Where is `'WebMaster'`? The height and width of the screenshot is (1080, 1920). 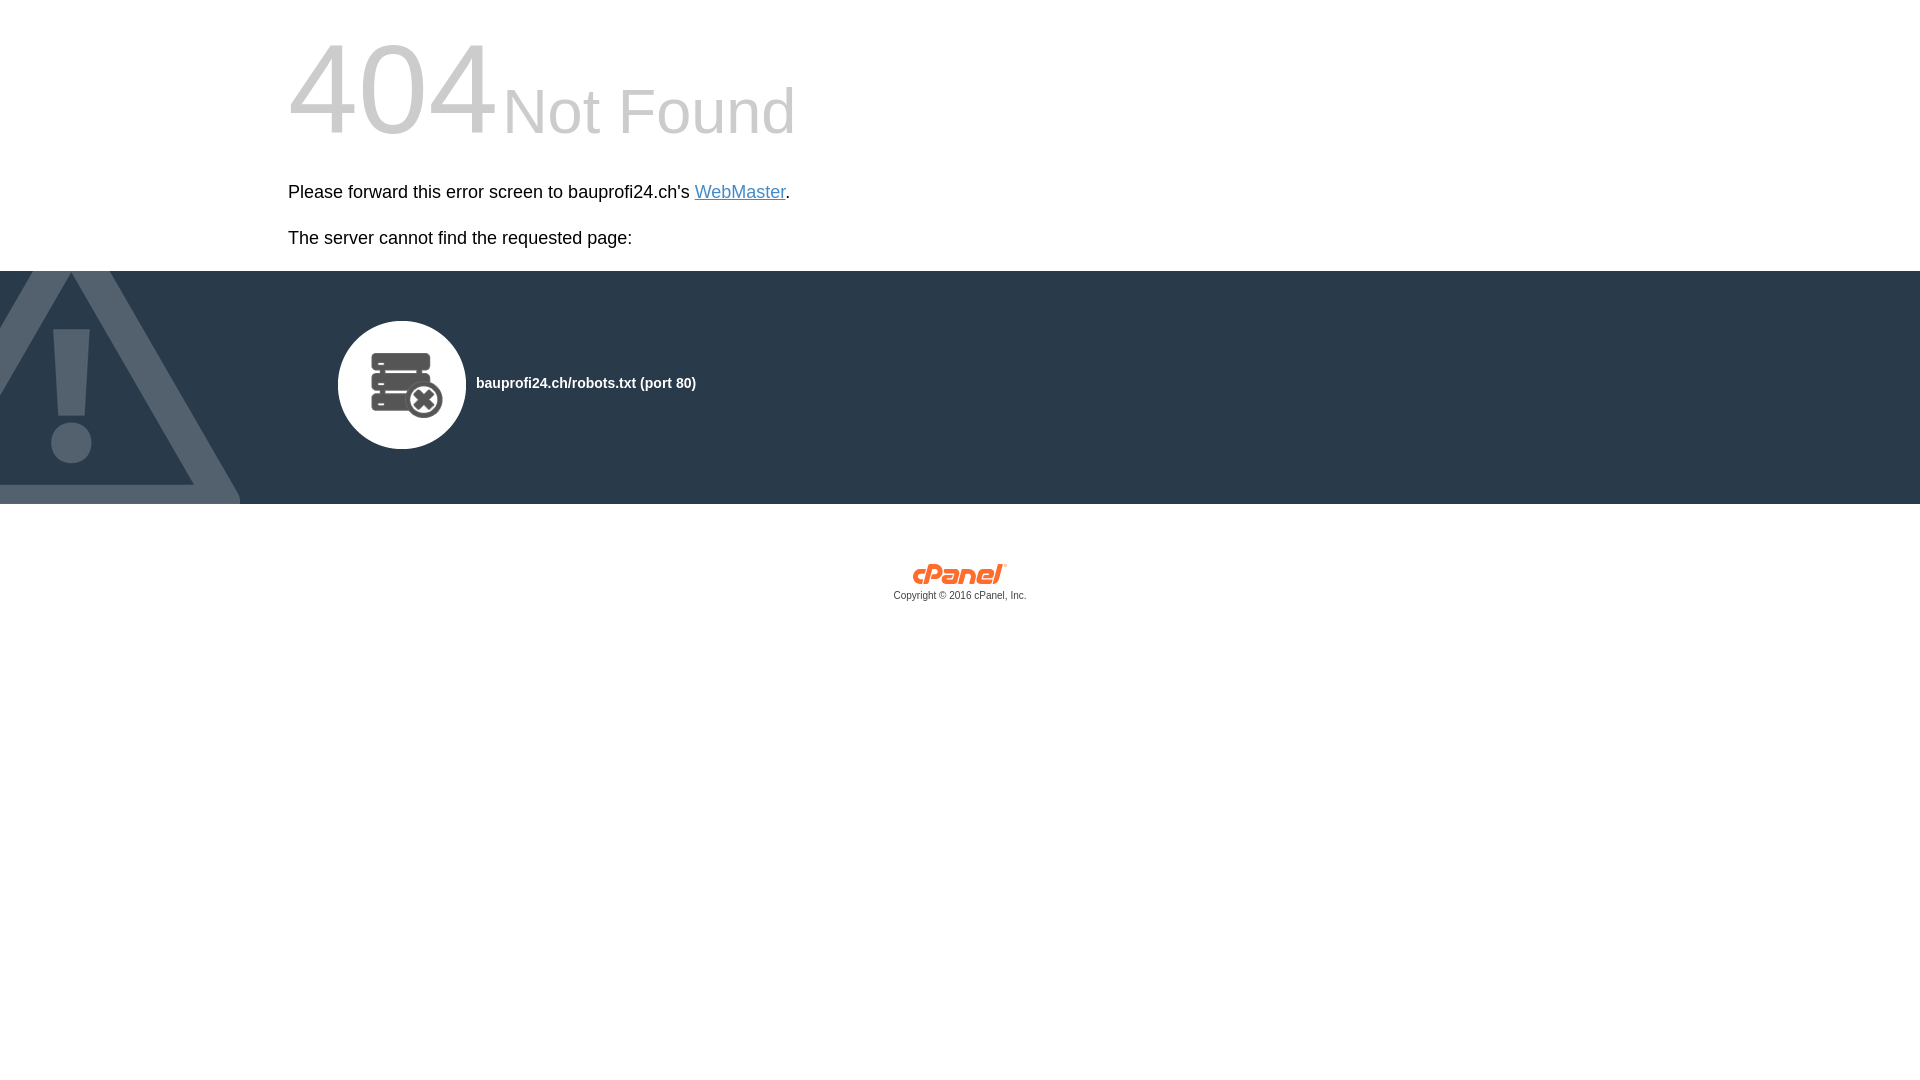
'WebMaster' is located at coordinates (695, 192).